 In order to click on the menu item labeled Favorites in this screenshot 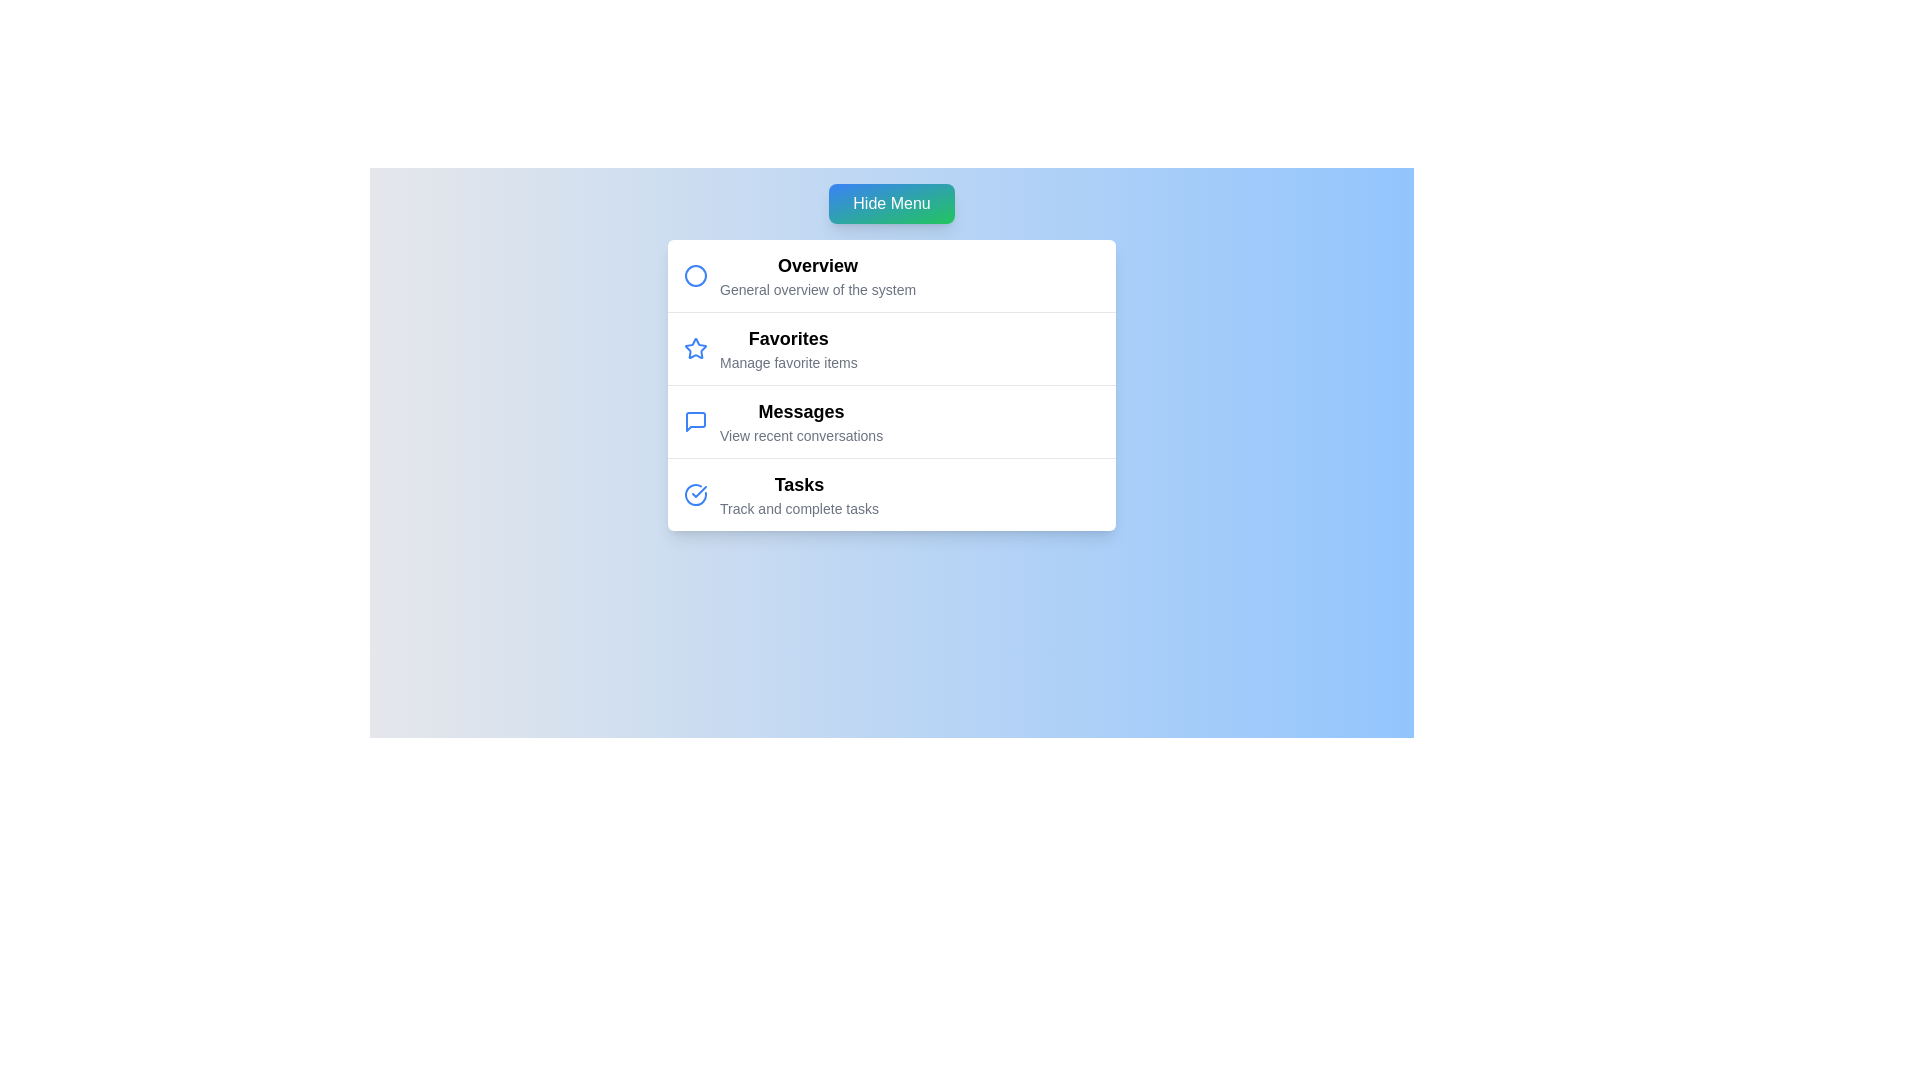, I will do `click(787, 338)`.